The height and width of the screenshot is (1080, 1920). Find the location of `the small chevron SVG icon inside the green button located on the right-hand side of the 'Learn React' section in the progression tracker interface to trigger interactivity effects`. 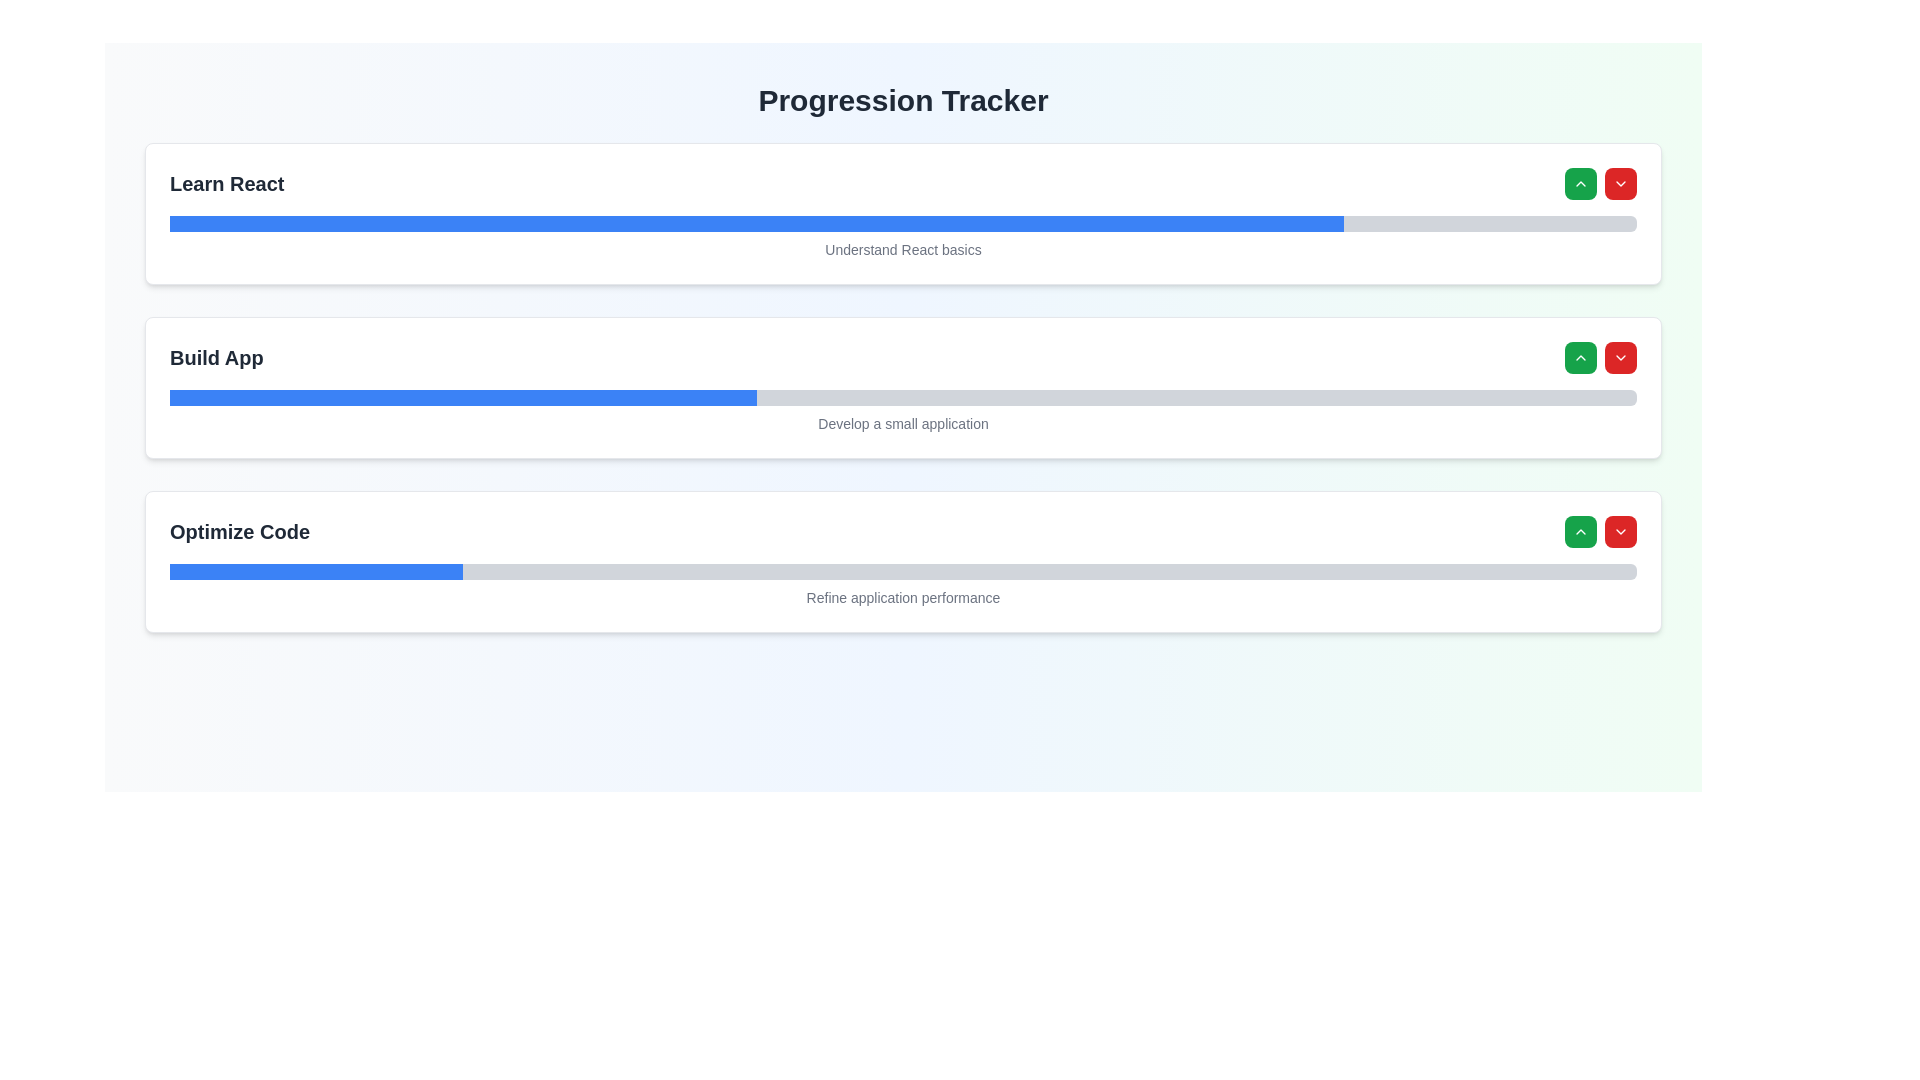

the small chevron SVG icon inside the green button located on the right-hand side of the 'Learn React' section in the progression tracker interface to trigger interactivity effects is located at coordinates (1579, 184).